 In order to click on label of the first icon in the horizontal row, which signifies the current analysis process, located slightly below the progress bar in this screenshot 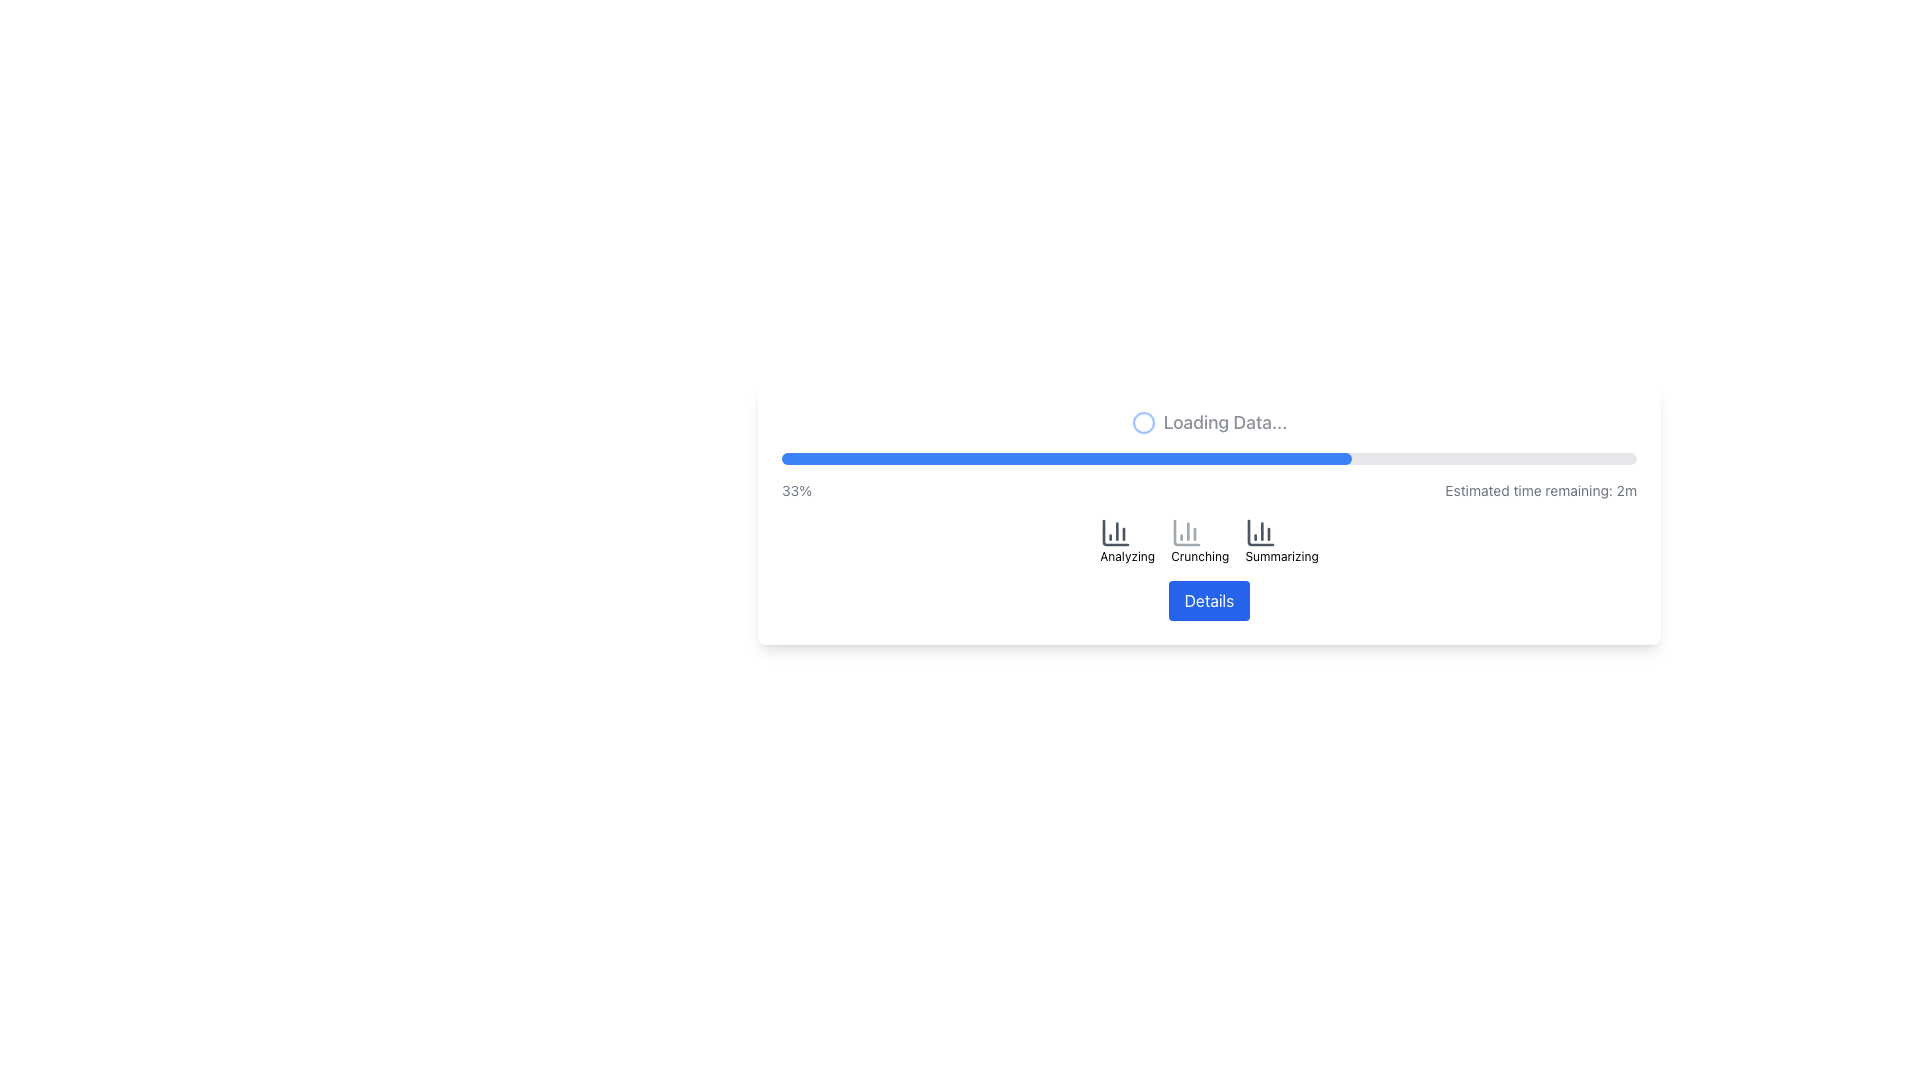, I will do `click(1127, 540)`.